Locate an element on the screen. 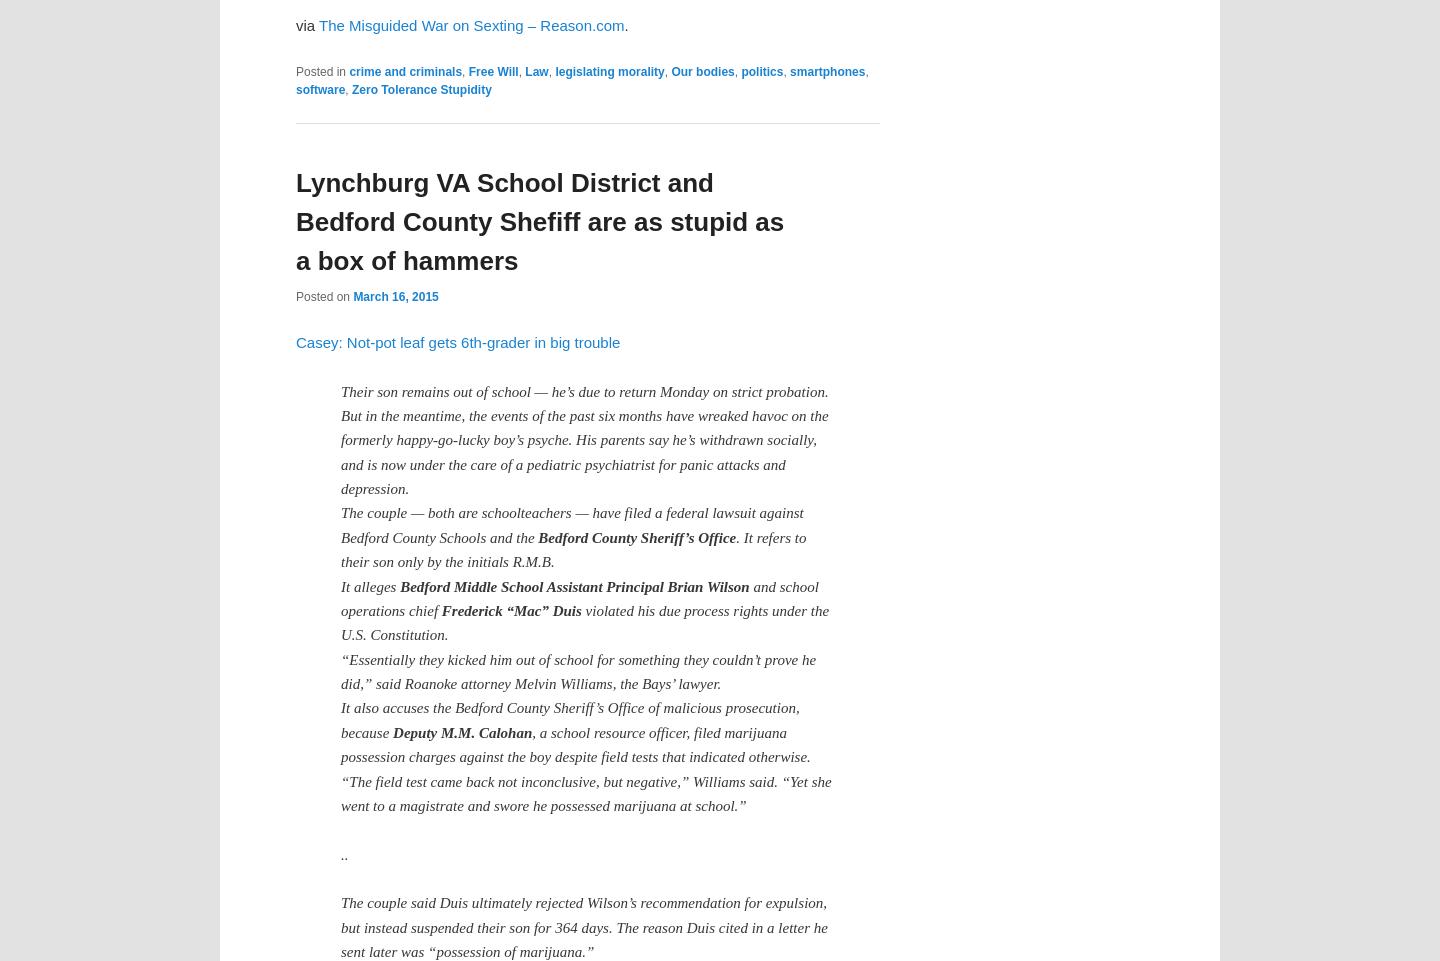 This screenshot has width=1440, height=961. 'Bedford Middle School Assistant Principal Brian Wilson' is located at coordinates (399, 585).